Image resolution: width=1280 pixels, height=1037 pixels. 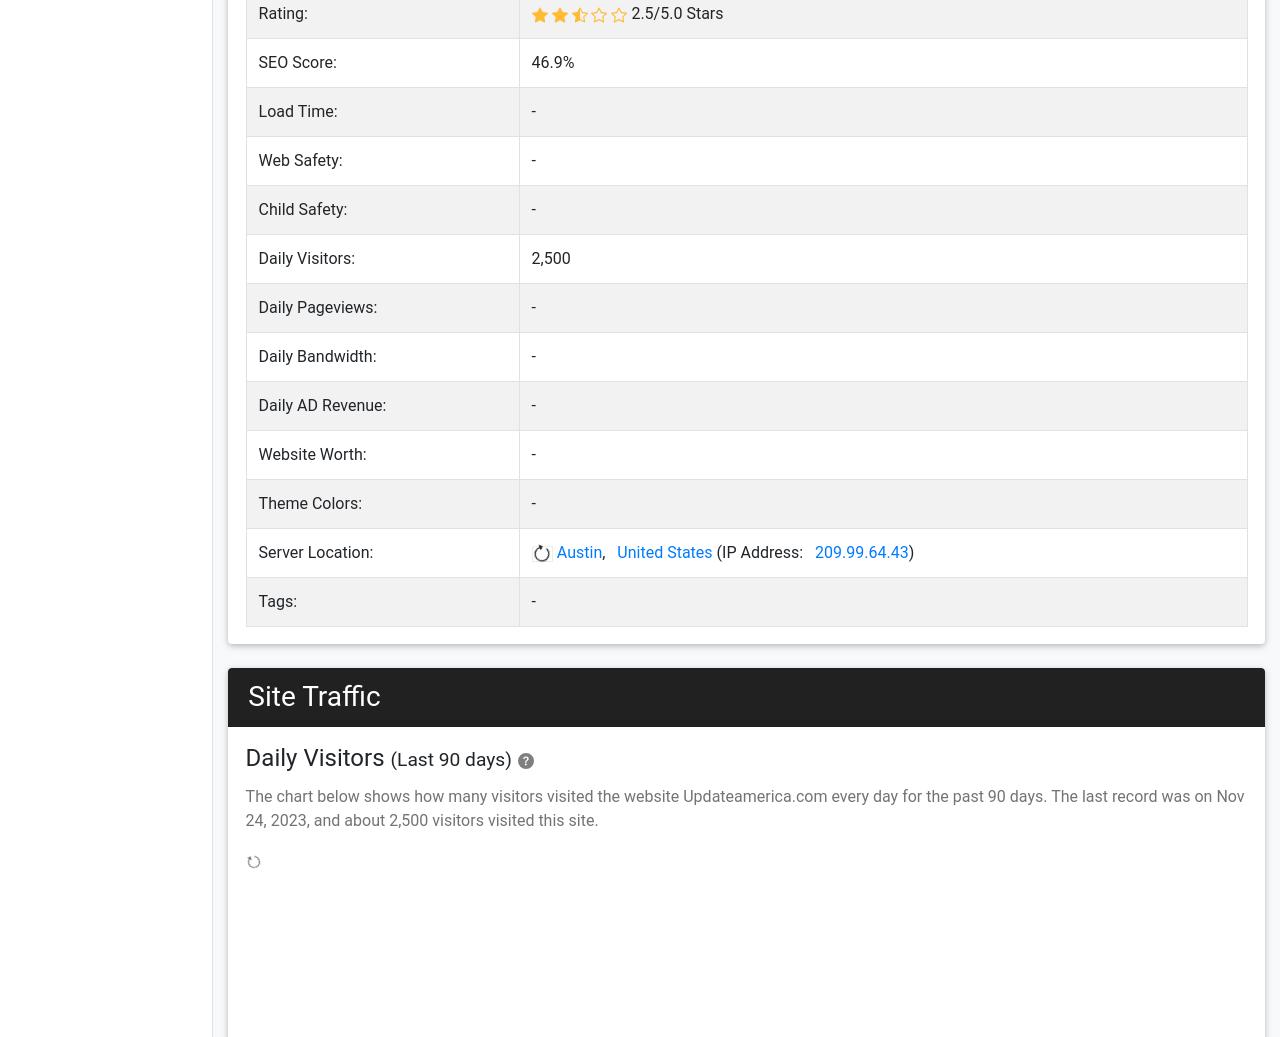 What do you see at coordinates (299, 158) in the screenshot?
I see `'Web Safety:'` at bounding box center [299, 158].